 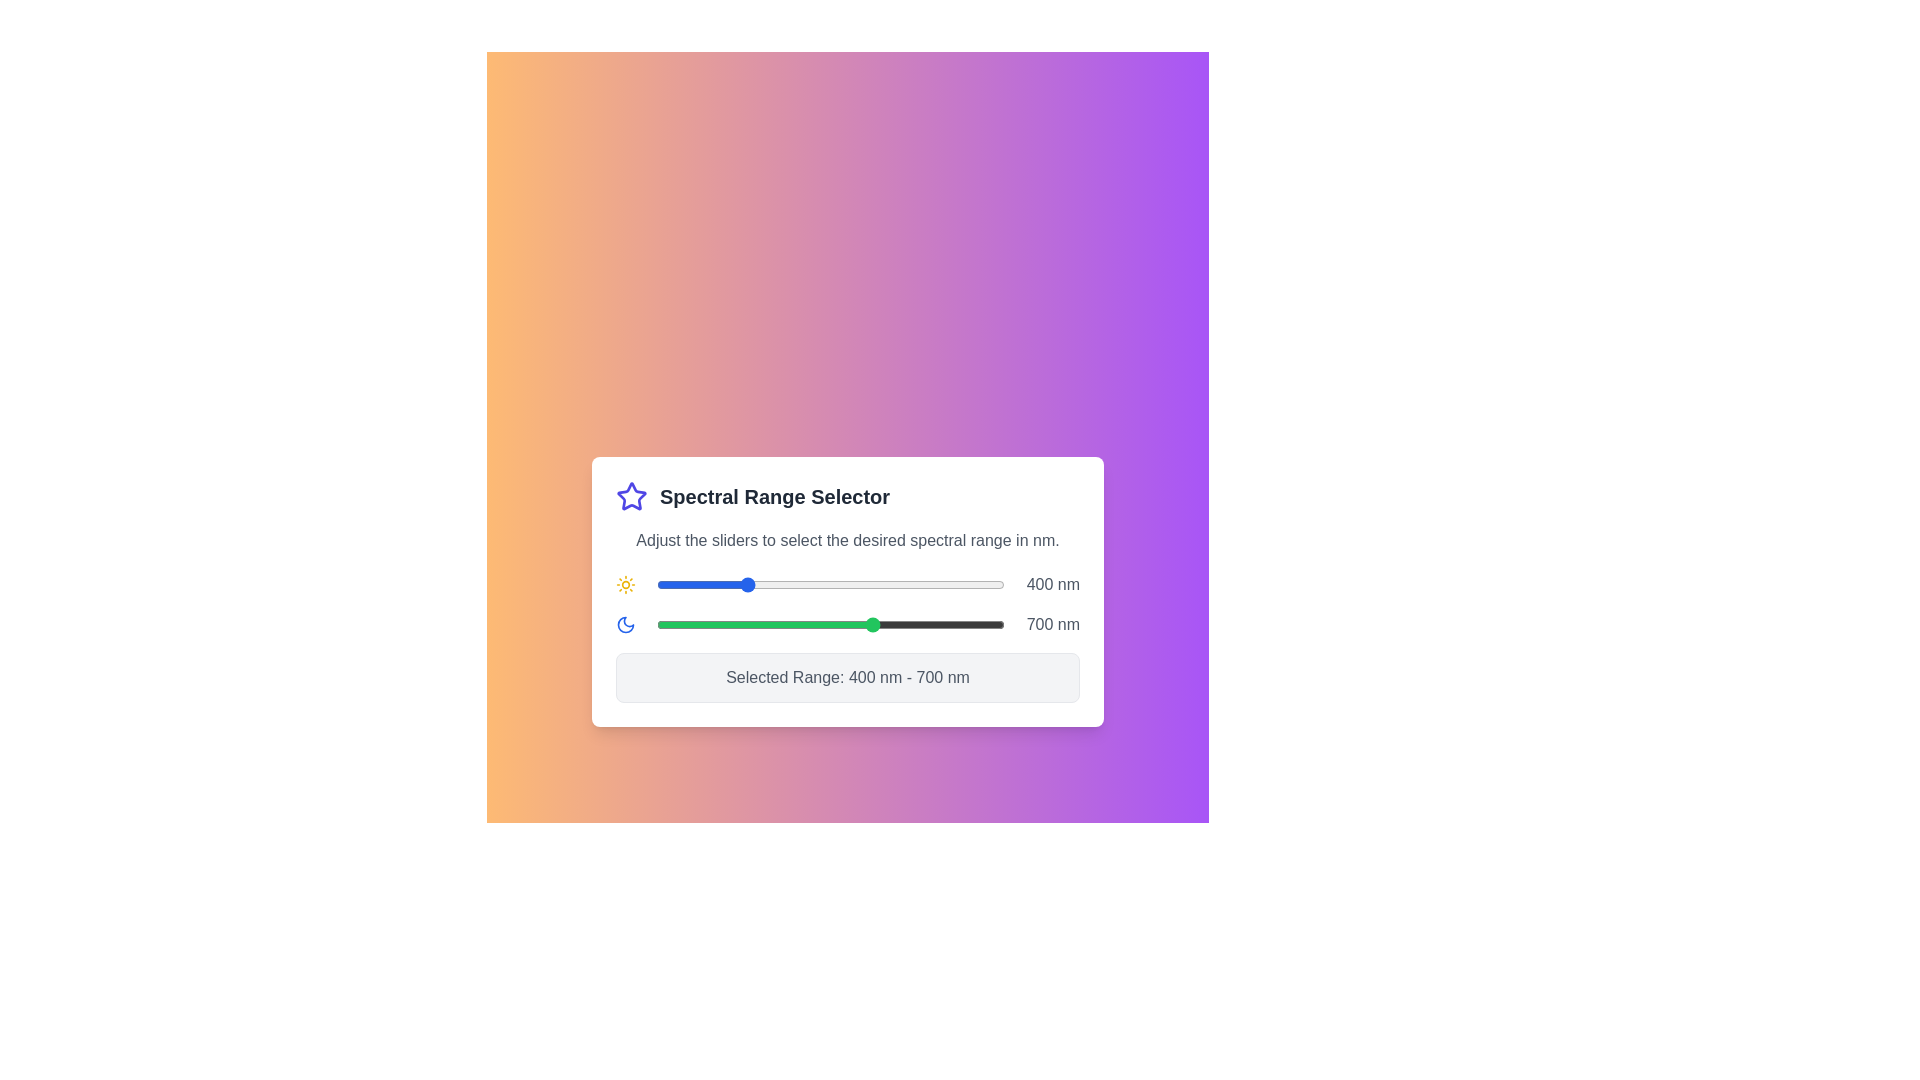 What do you see at coordinates (631, 496) in the screenshot?
I see `the star icon above the Spectral Range Selector header` at bounding box center [631, 496].